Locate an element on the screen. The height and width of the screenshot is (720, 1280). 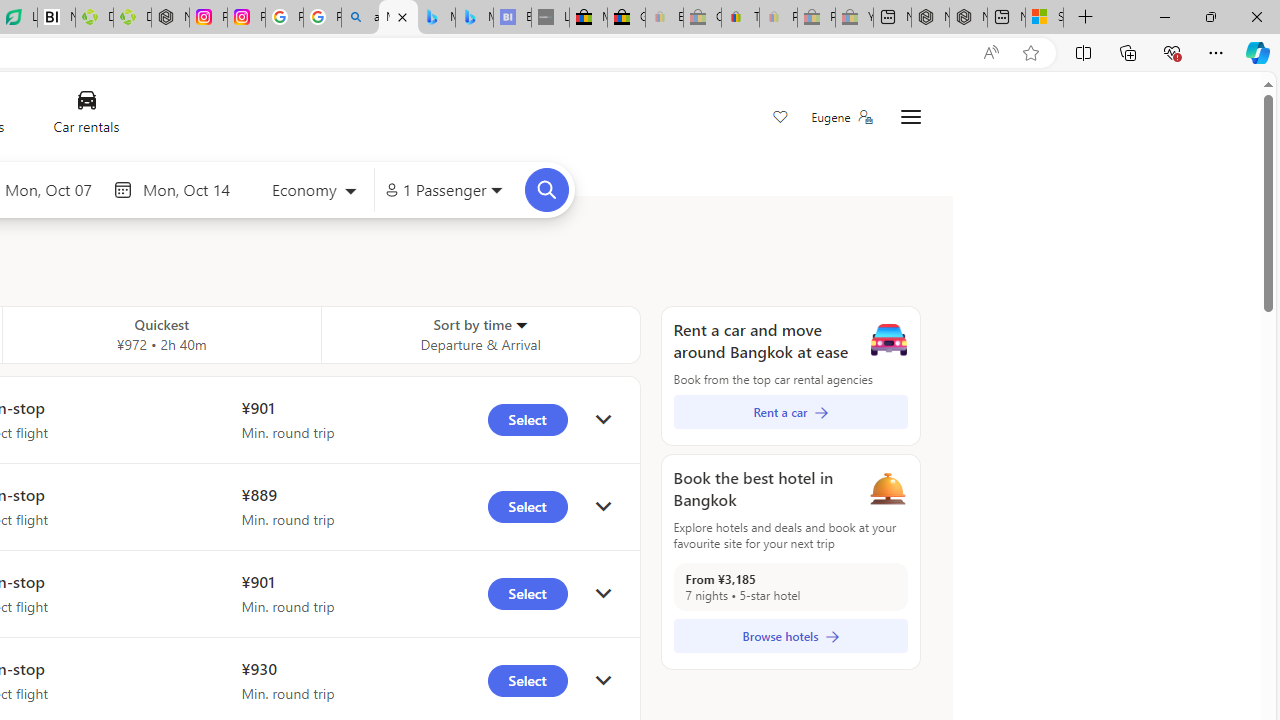
'Eugene' is located at coordinates (841, 117).